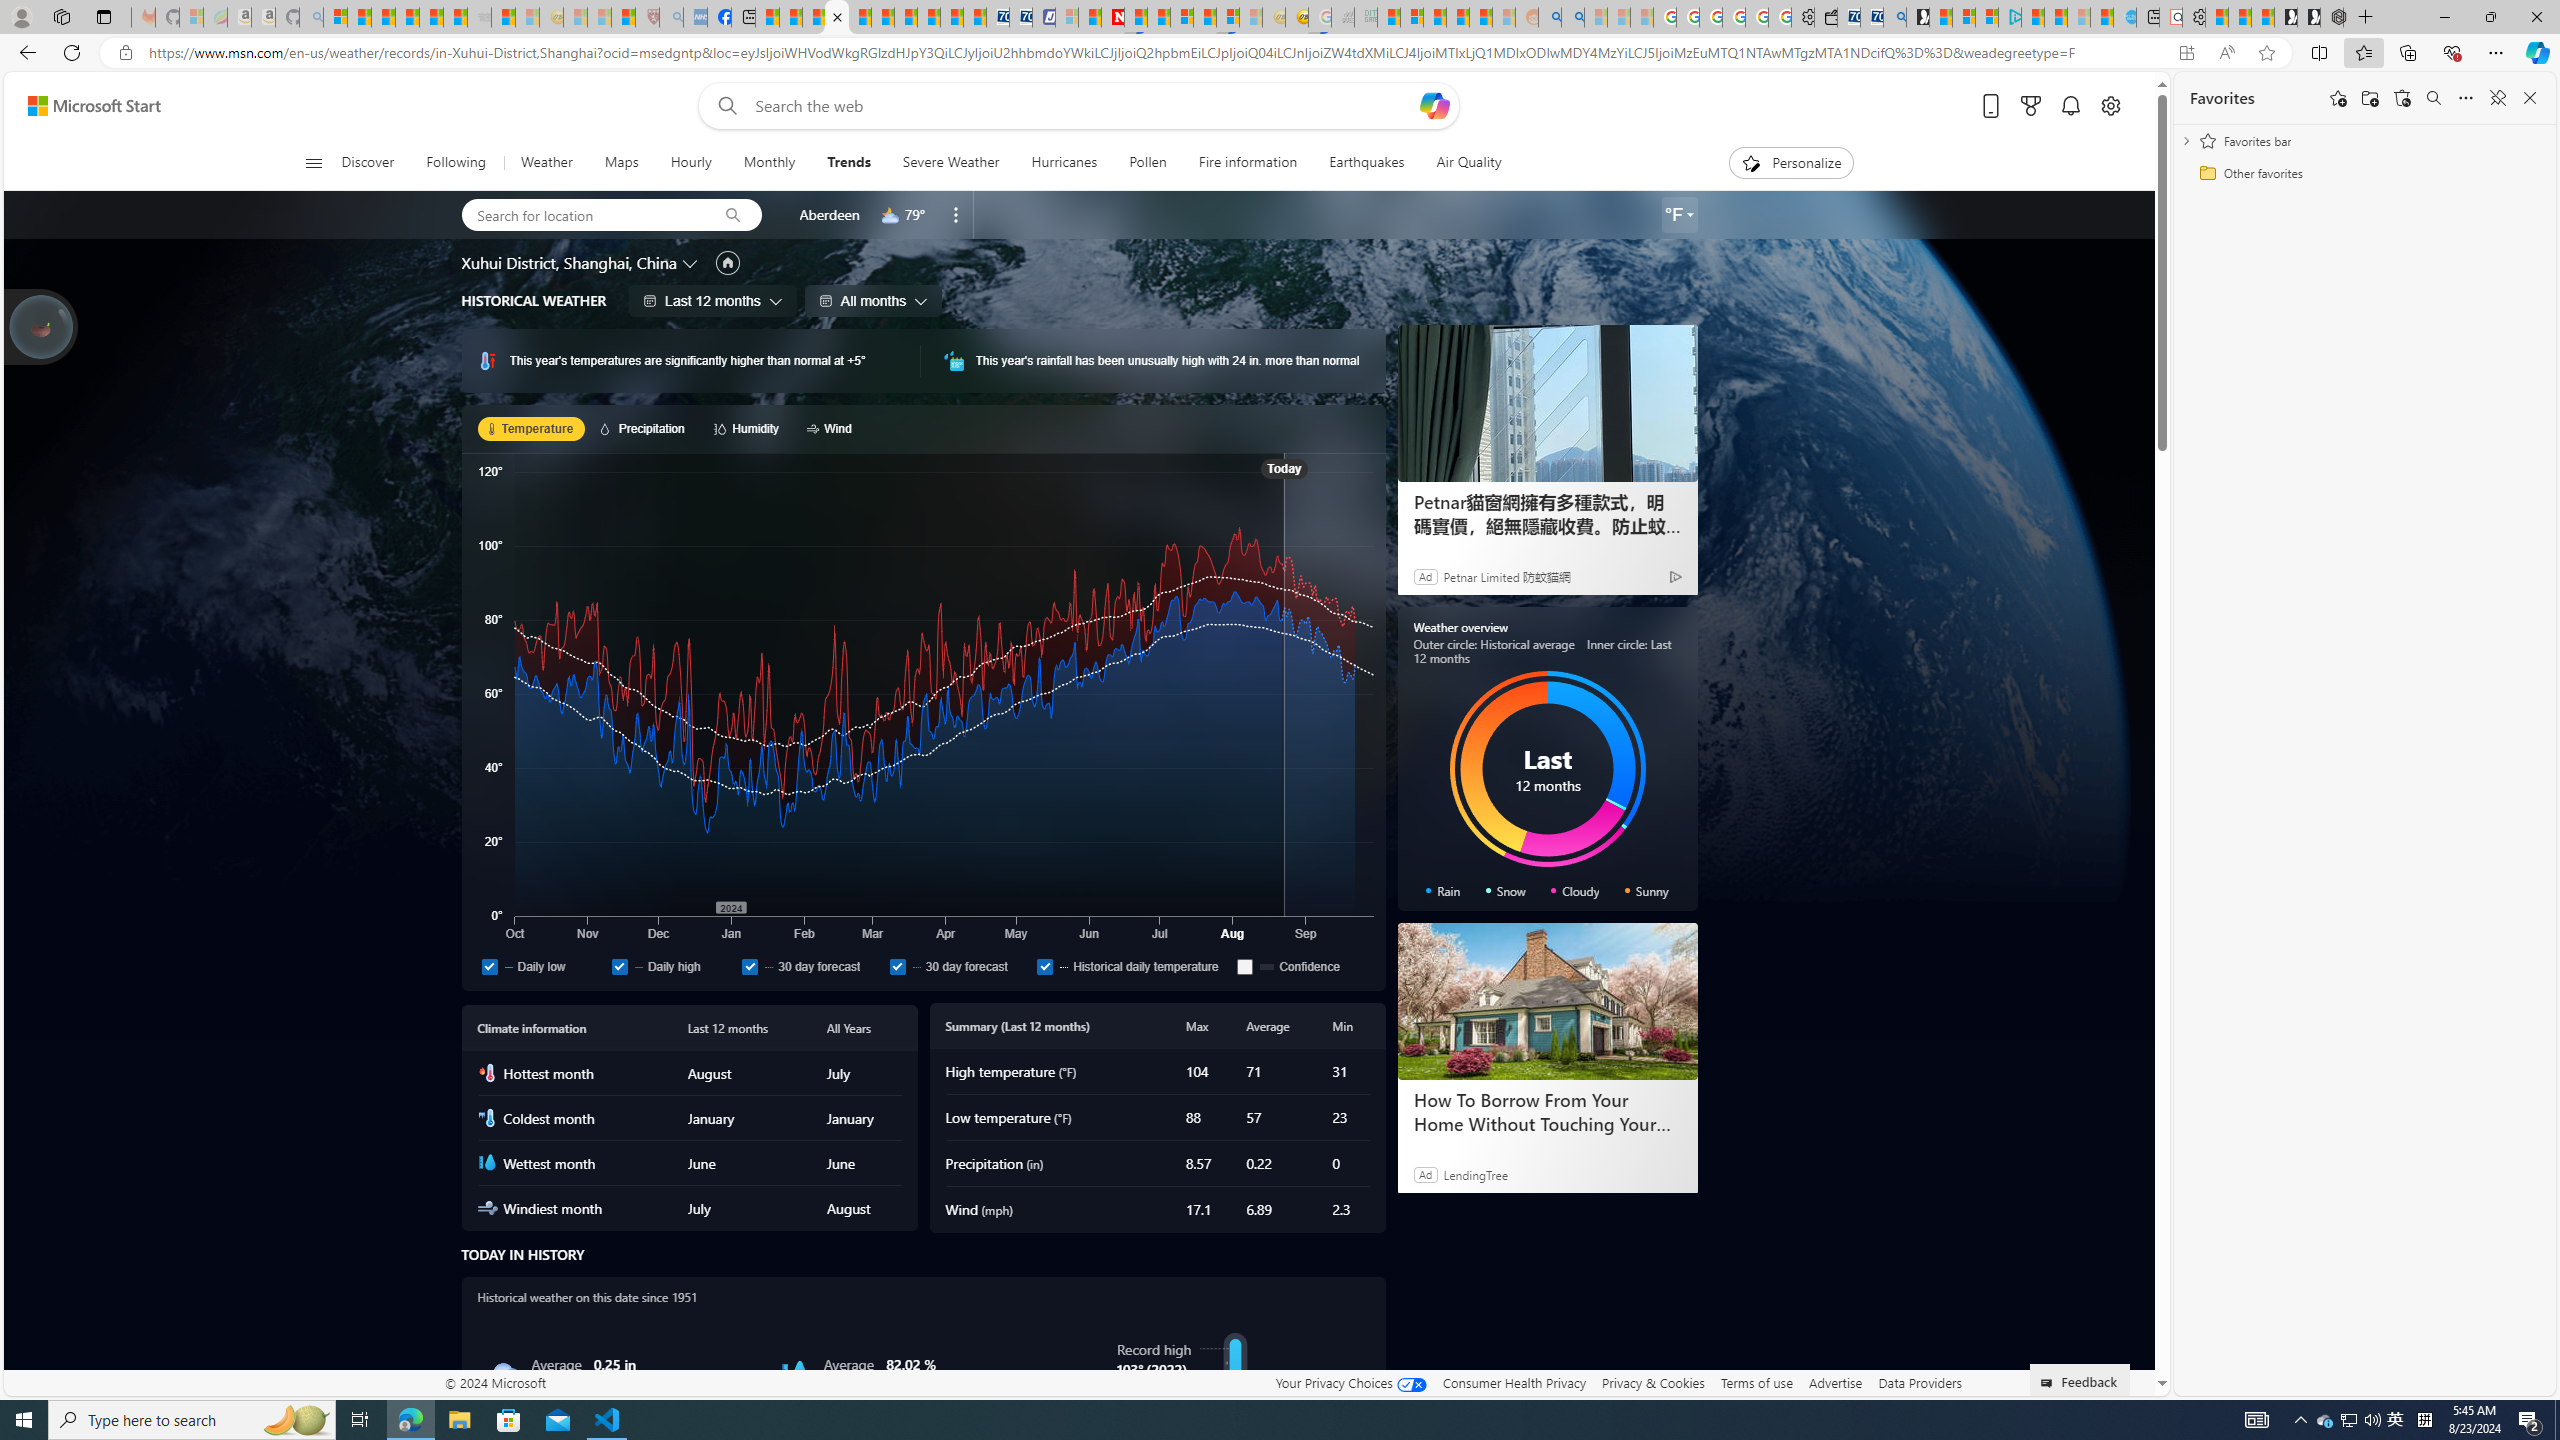 This screenshot has width=2560, height=1440. I want to click on 'Maps', so click(621, 162).